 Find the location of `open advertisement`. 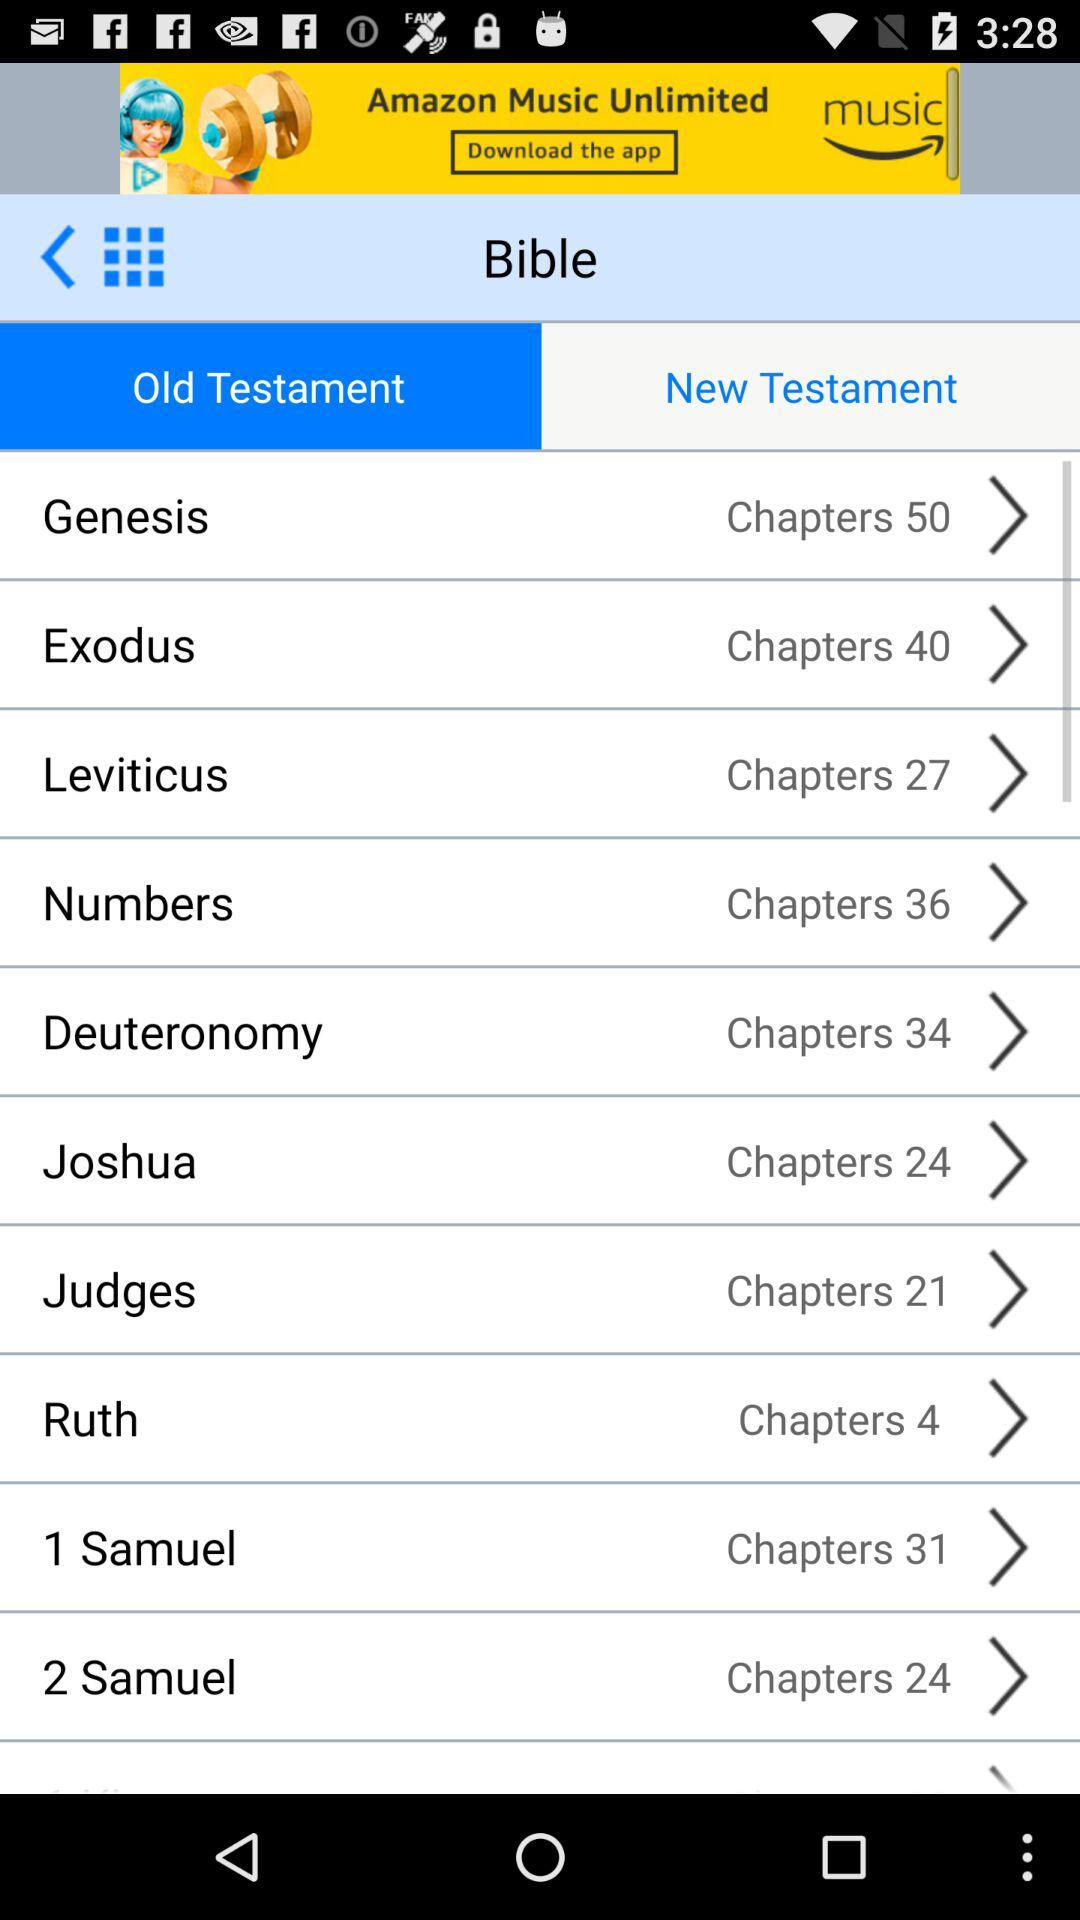

open advertisement is located at coordinates (540, 127).